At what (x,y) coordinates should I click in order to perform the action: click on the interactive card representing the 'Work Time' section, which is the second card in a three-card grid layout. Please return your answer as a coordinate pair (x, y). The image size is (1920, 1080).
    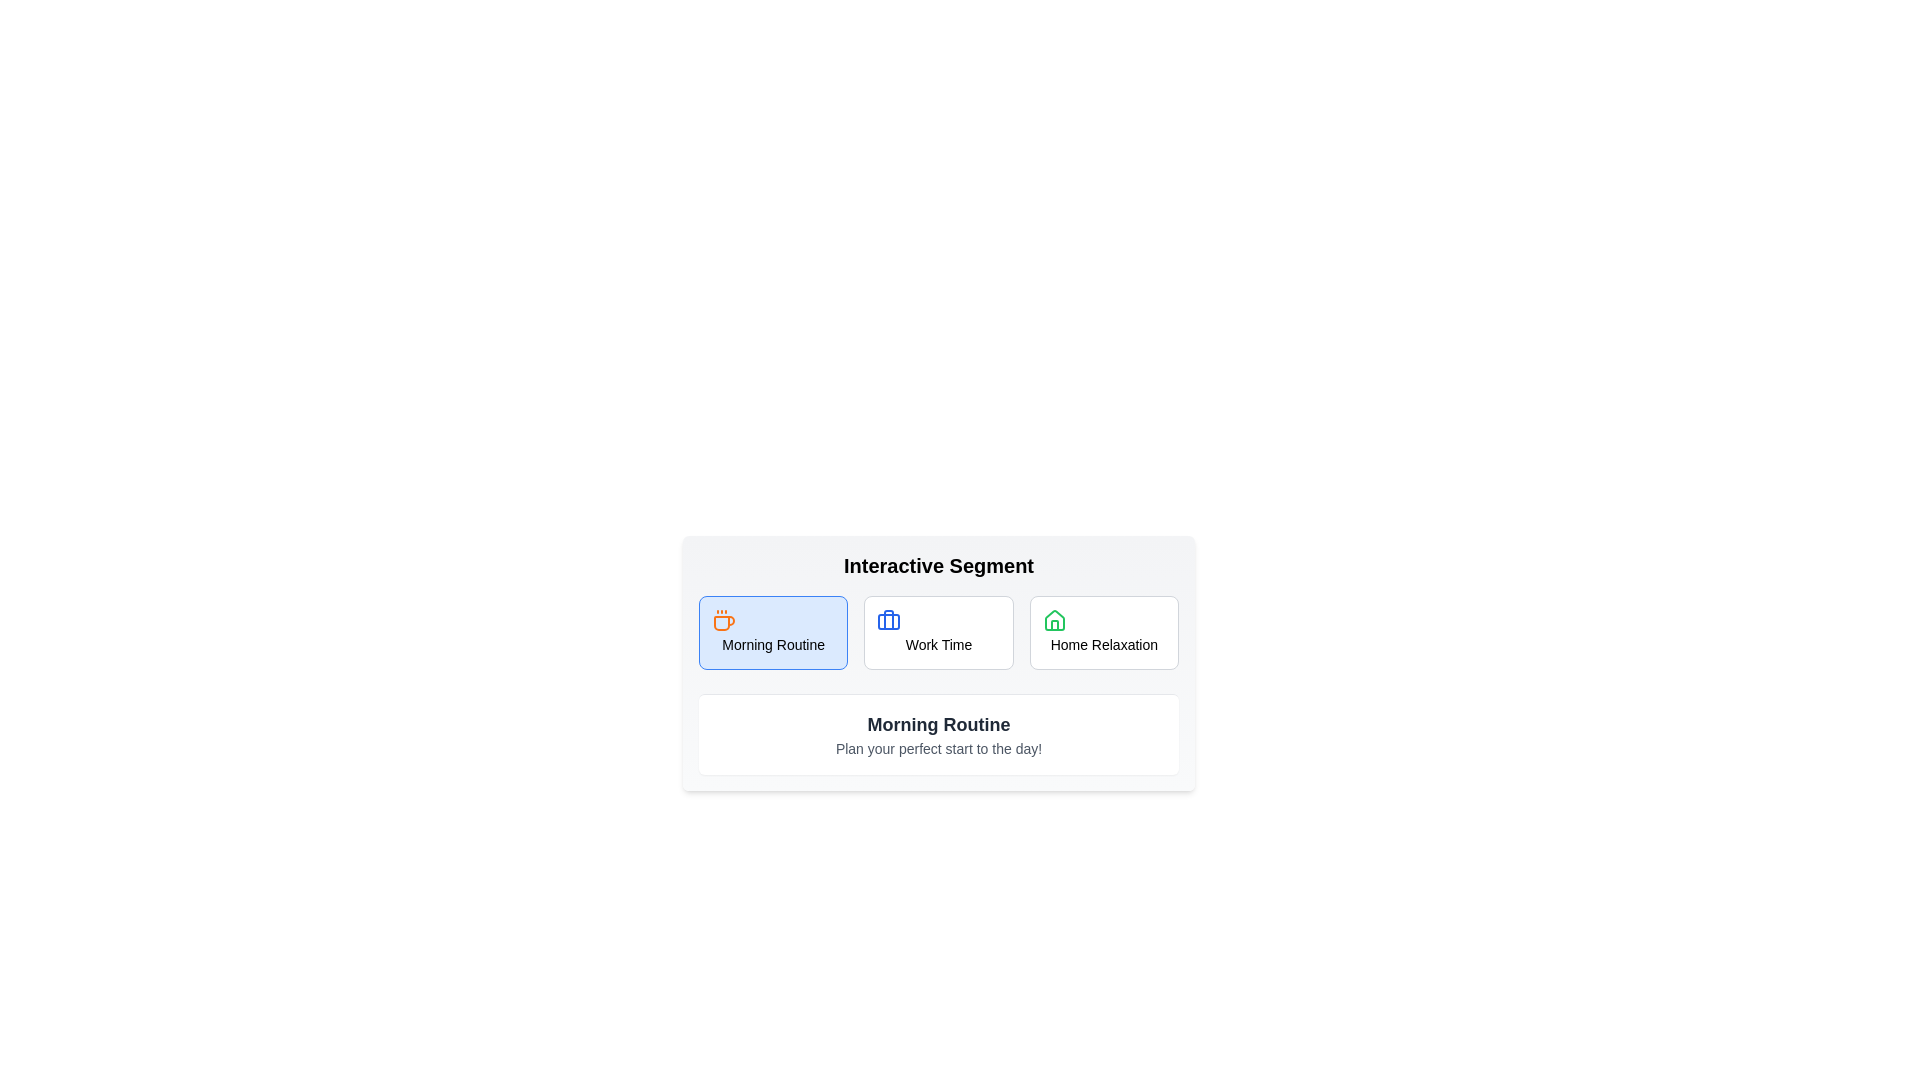
    Looking at the image, I should click on (938, 632).